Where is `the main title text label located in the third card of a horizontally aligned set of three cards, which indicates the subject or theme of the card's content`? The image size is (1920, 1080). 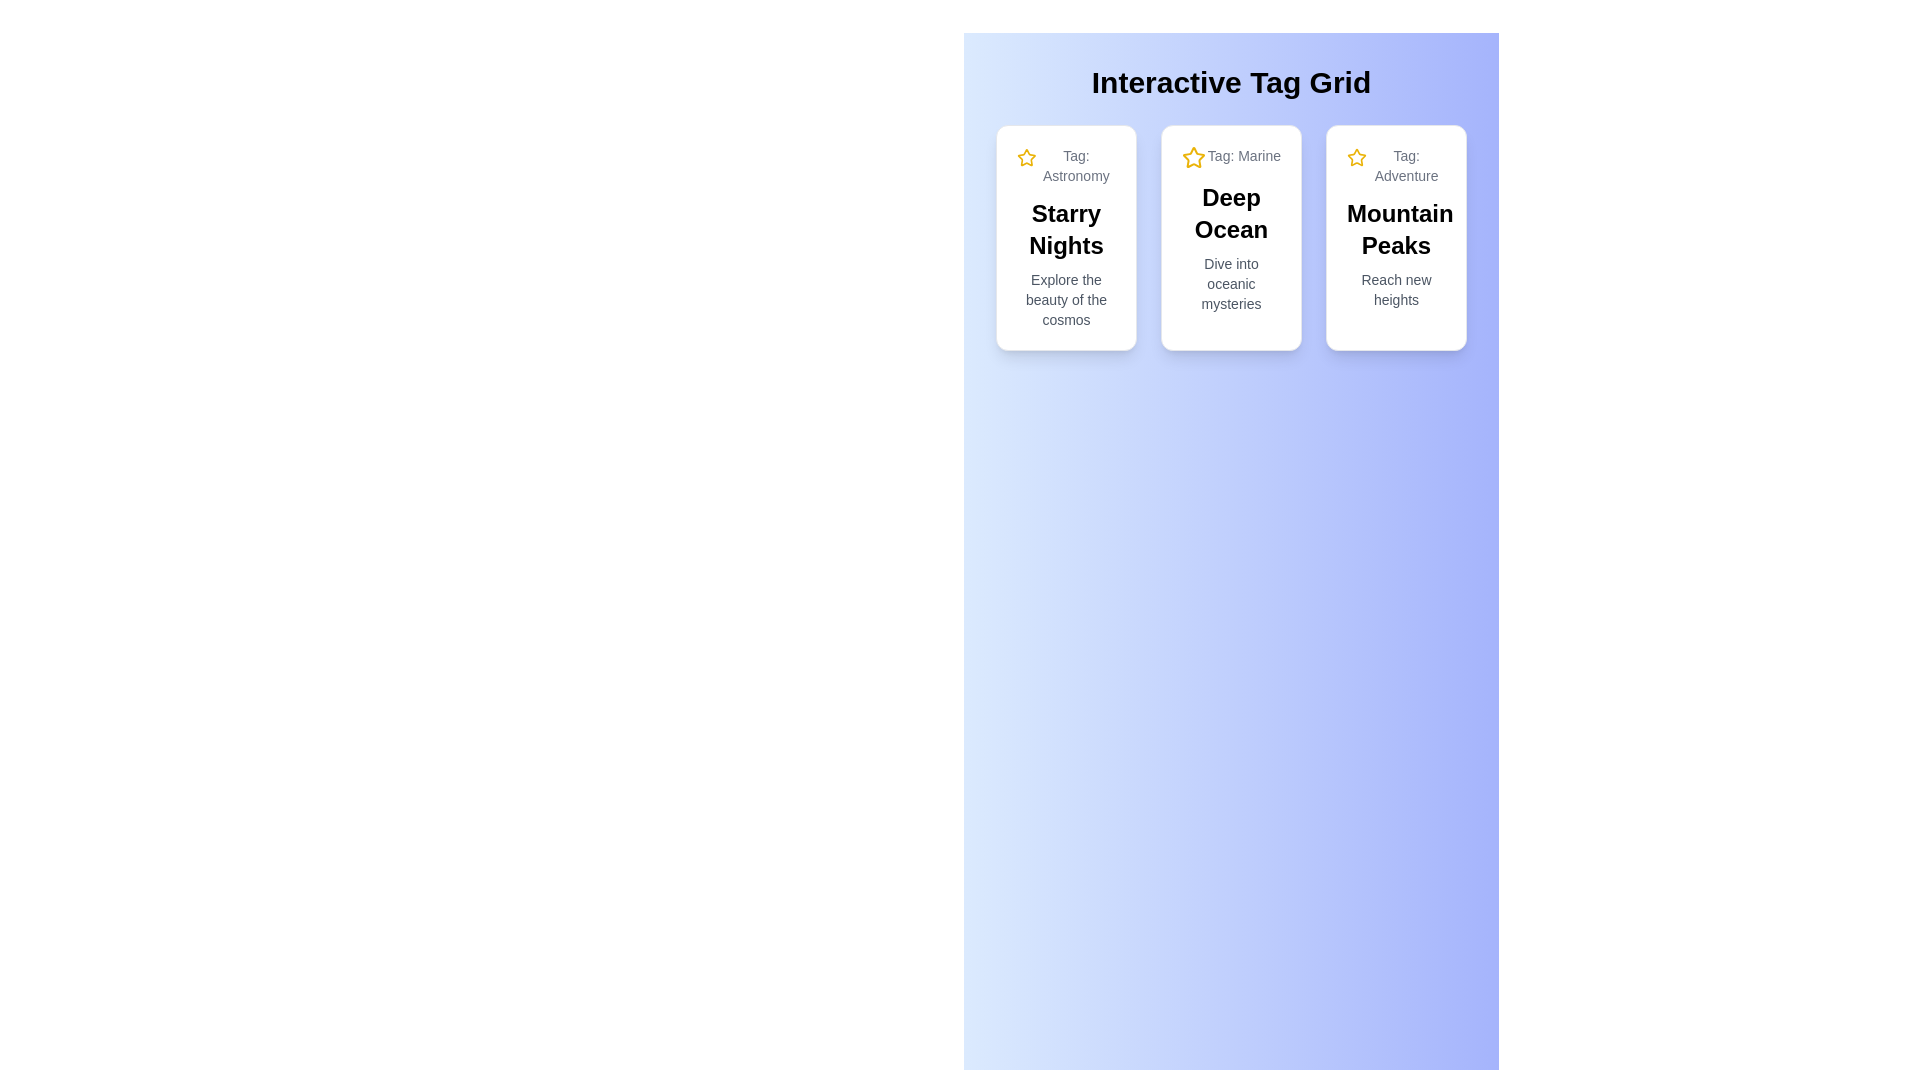
the main title text label located in the third card of a horizontally aligned set of three cards, which indicates the subject or theme of the card's content is located at coordinates (1395, 229).